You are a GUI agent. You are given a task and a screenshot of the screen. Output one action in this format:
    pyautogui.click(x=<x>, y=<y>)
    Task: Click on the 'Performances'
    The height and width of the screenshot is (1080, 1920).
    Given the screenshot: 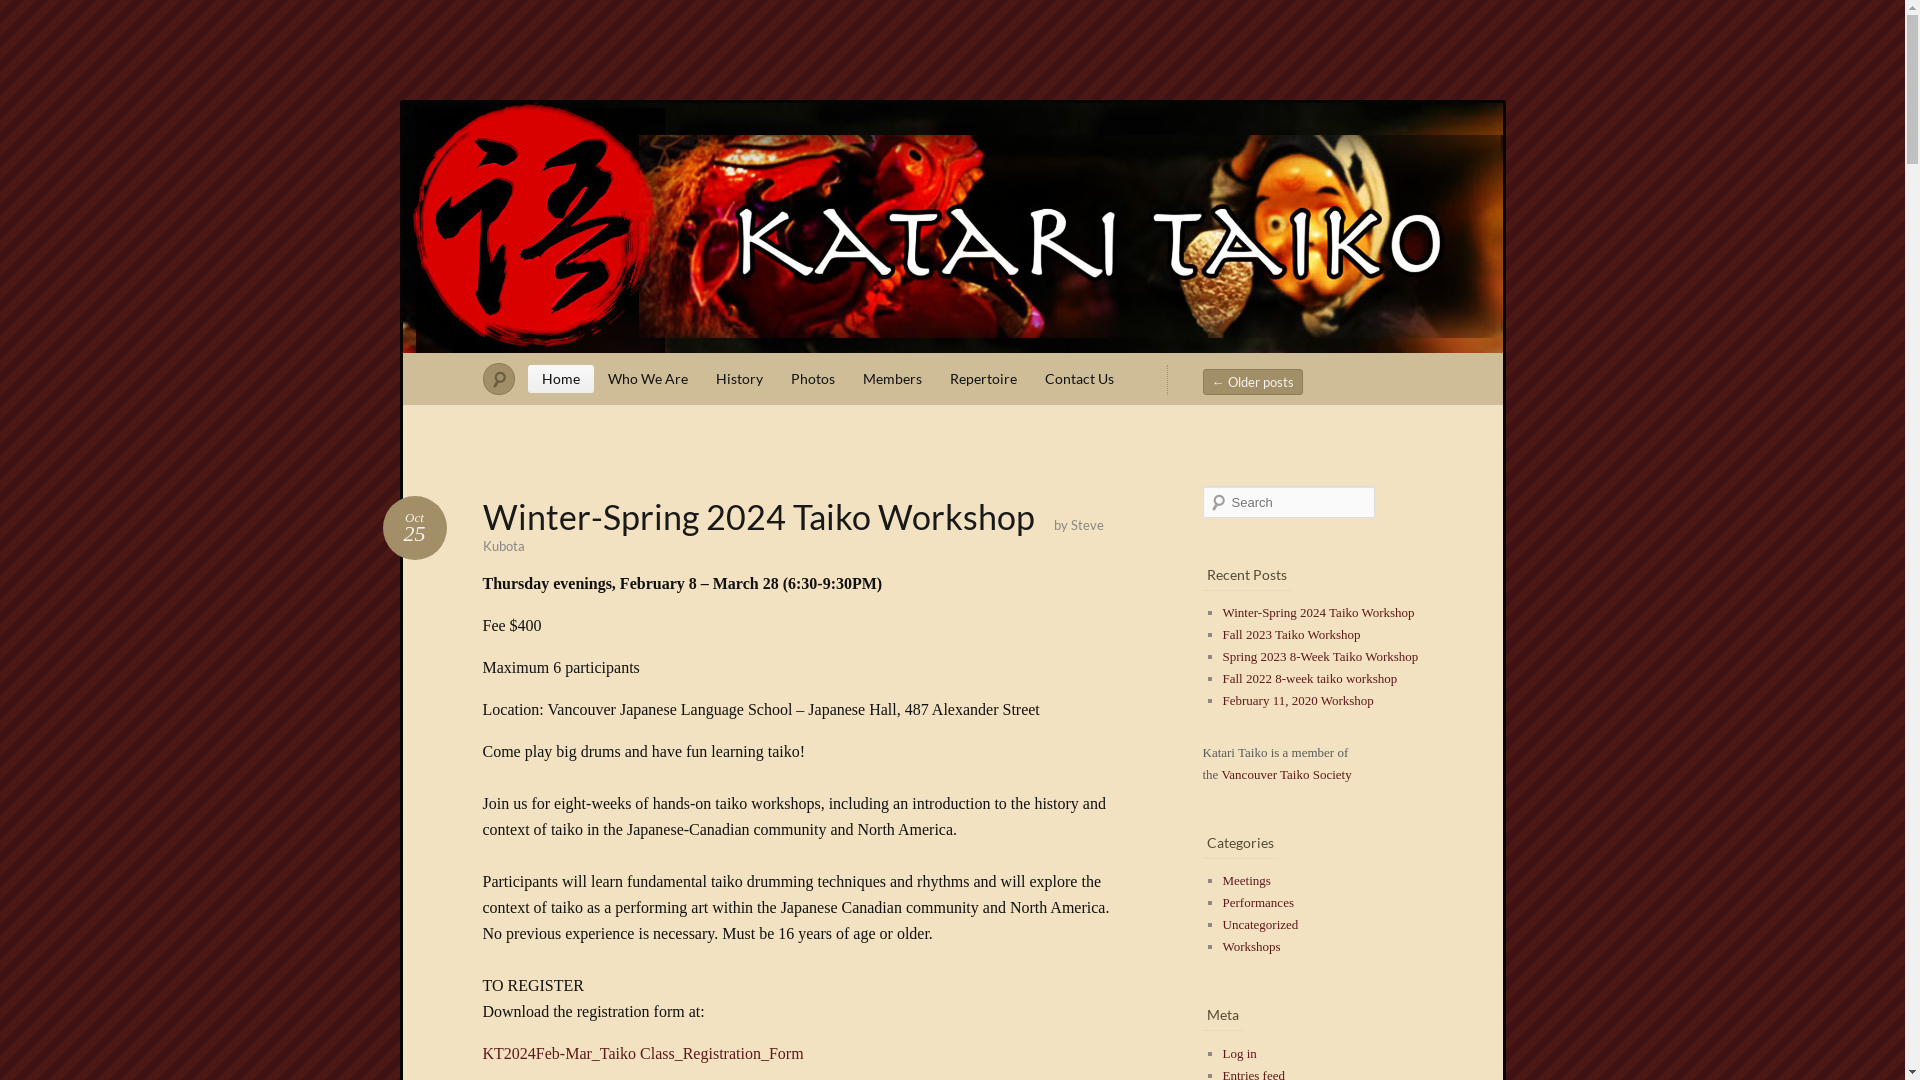 What is the action you would take?
    pyautogui.click(x=1256, y=902)
    